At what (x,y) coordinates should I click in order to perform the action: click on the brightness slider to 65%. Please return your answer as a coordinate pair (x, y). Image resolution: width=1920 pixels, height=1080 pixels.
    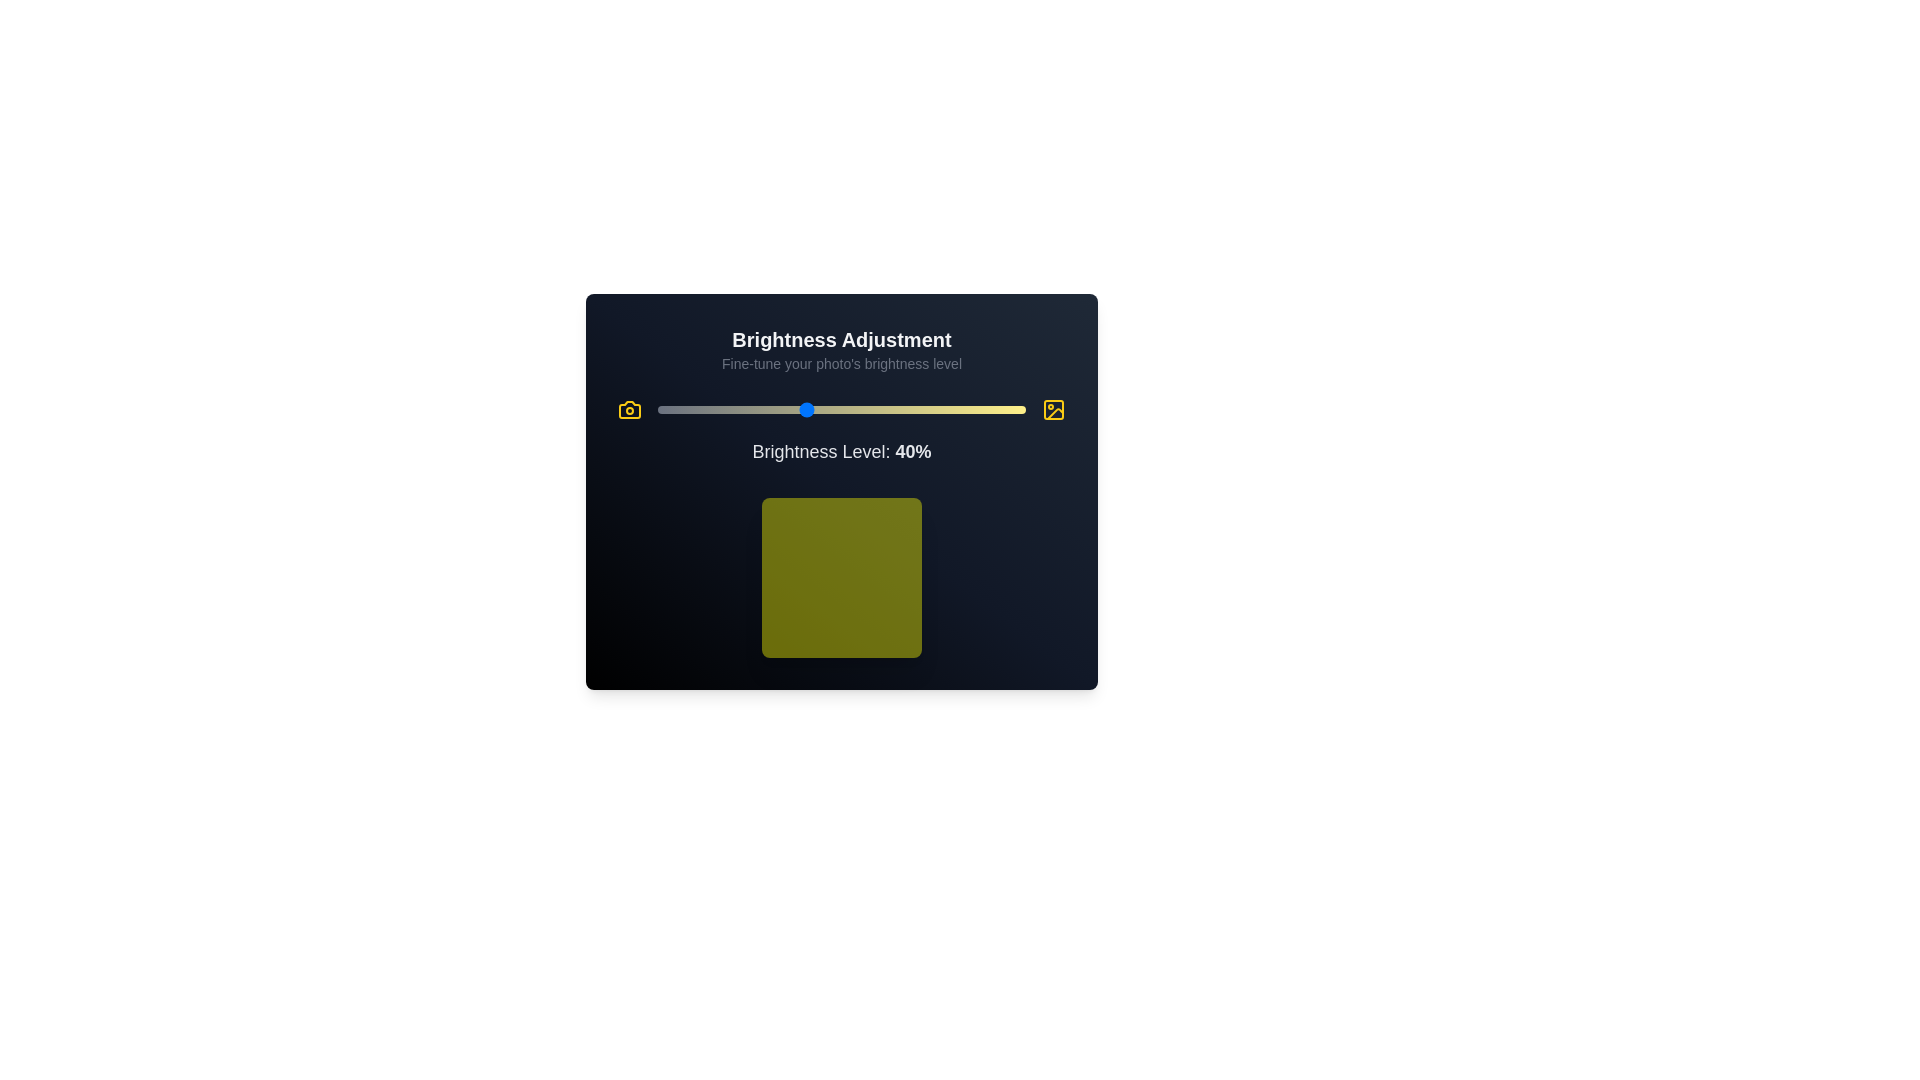
    Looking at the image, I should click on (896, 408).